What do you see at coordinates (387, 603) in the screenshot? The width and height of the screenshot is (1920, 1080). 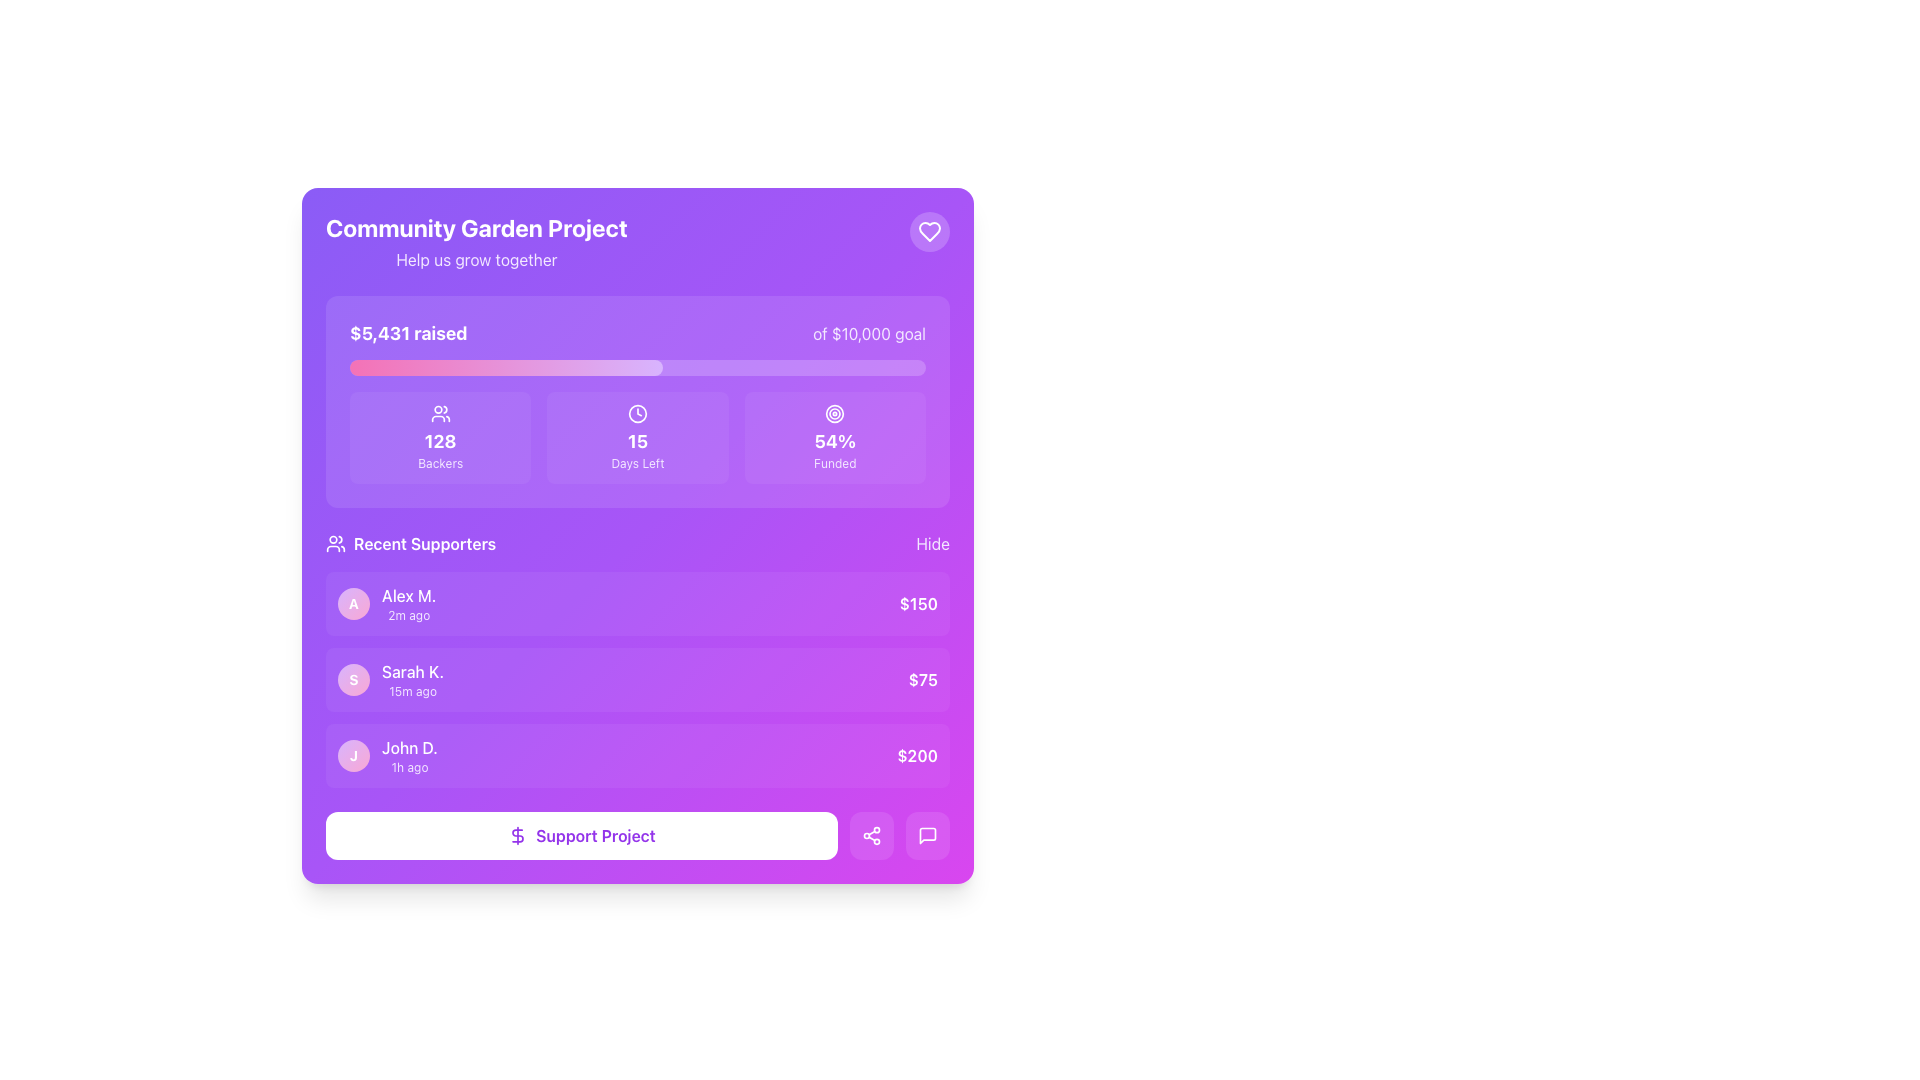 I see `the user card for 'Alex M.' displayed with a circular avatar and a timestamp, located in the 'Recent Supporters' section` at bounding box center [387, 603].